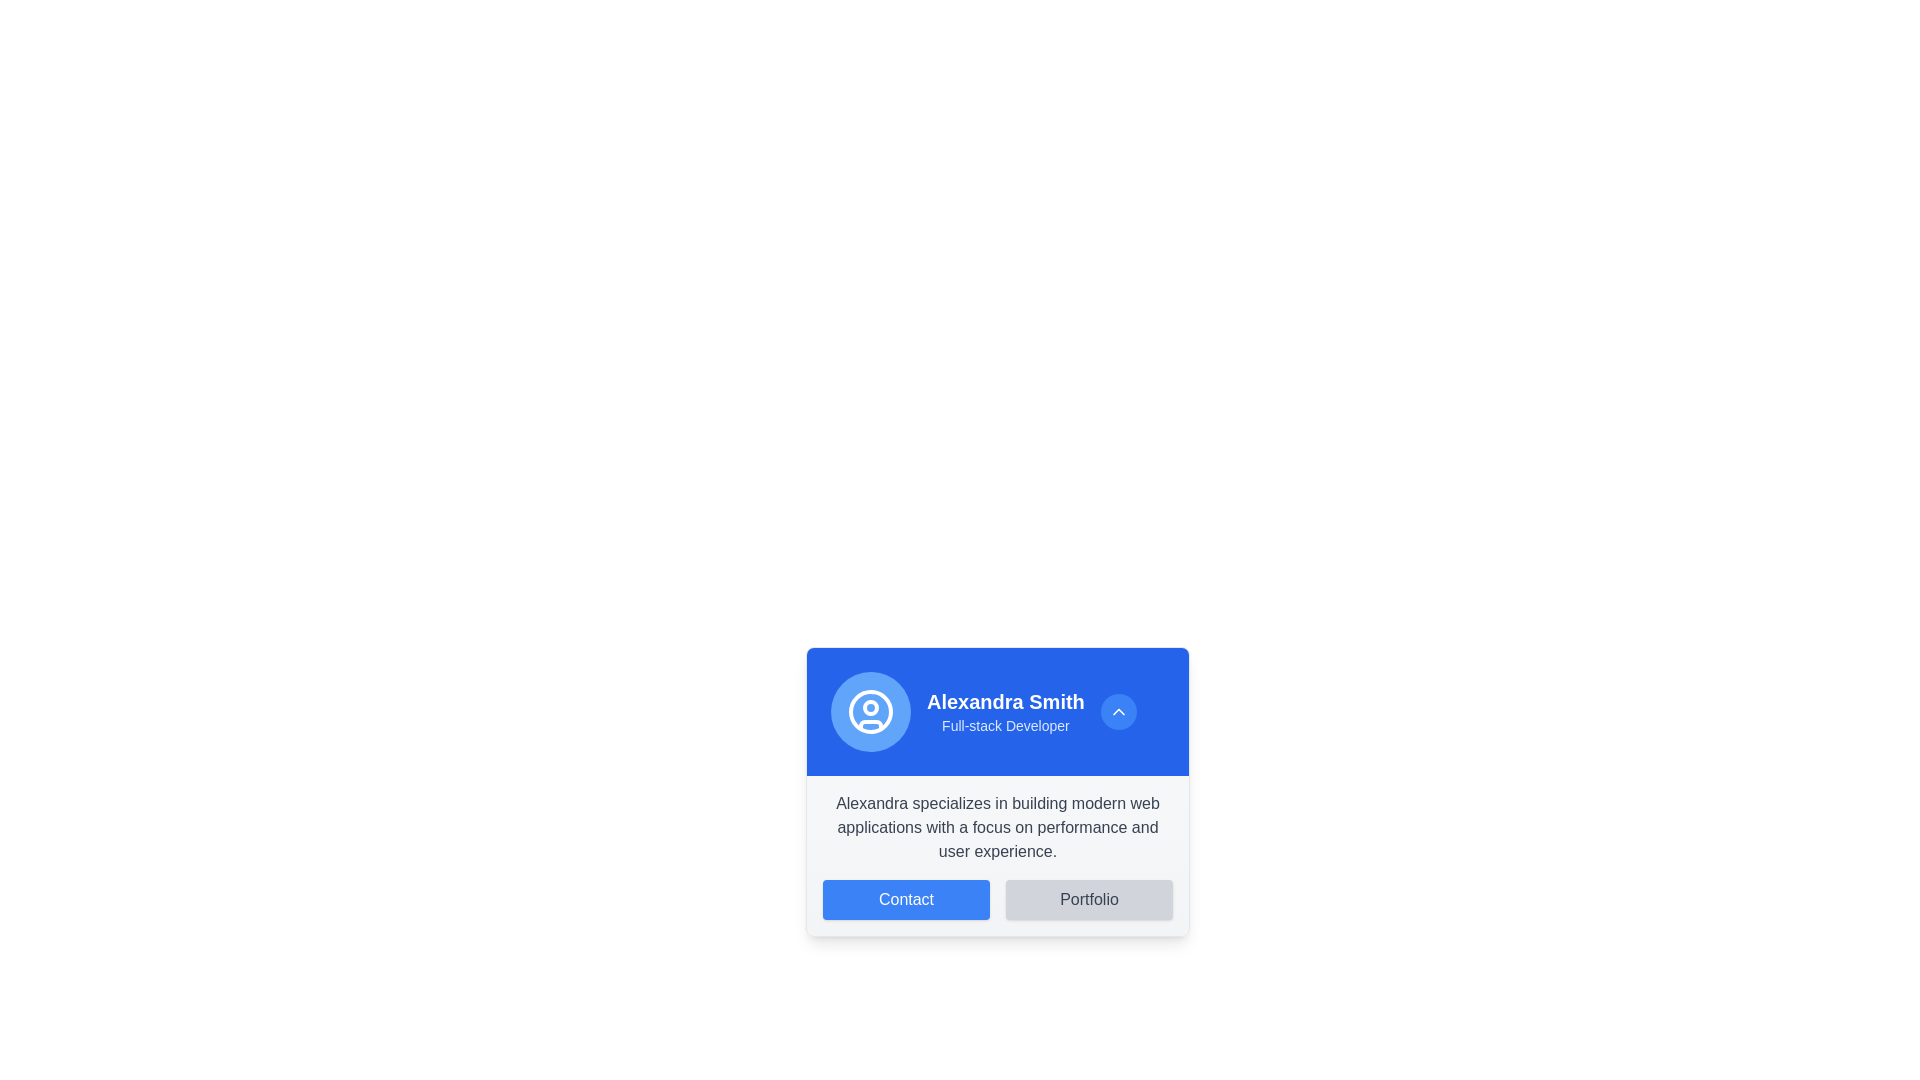 Image resolution: width=1920 pixels, height=1080 pixels. I want to click on the name in the Card header with profile details, so click(998, 711).